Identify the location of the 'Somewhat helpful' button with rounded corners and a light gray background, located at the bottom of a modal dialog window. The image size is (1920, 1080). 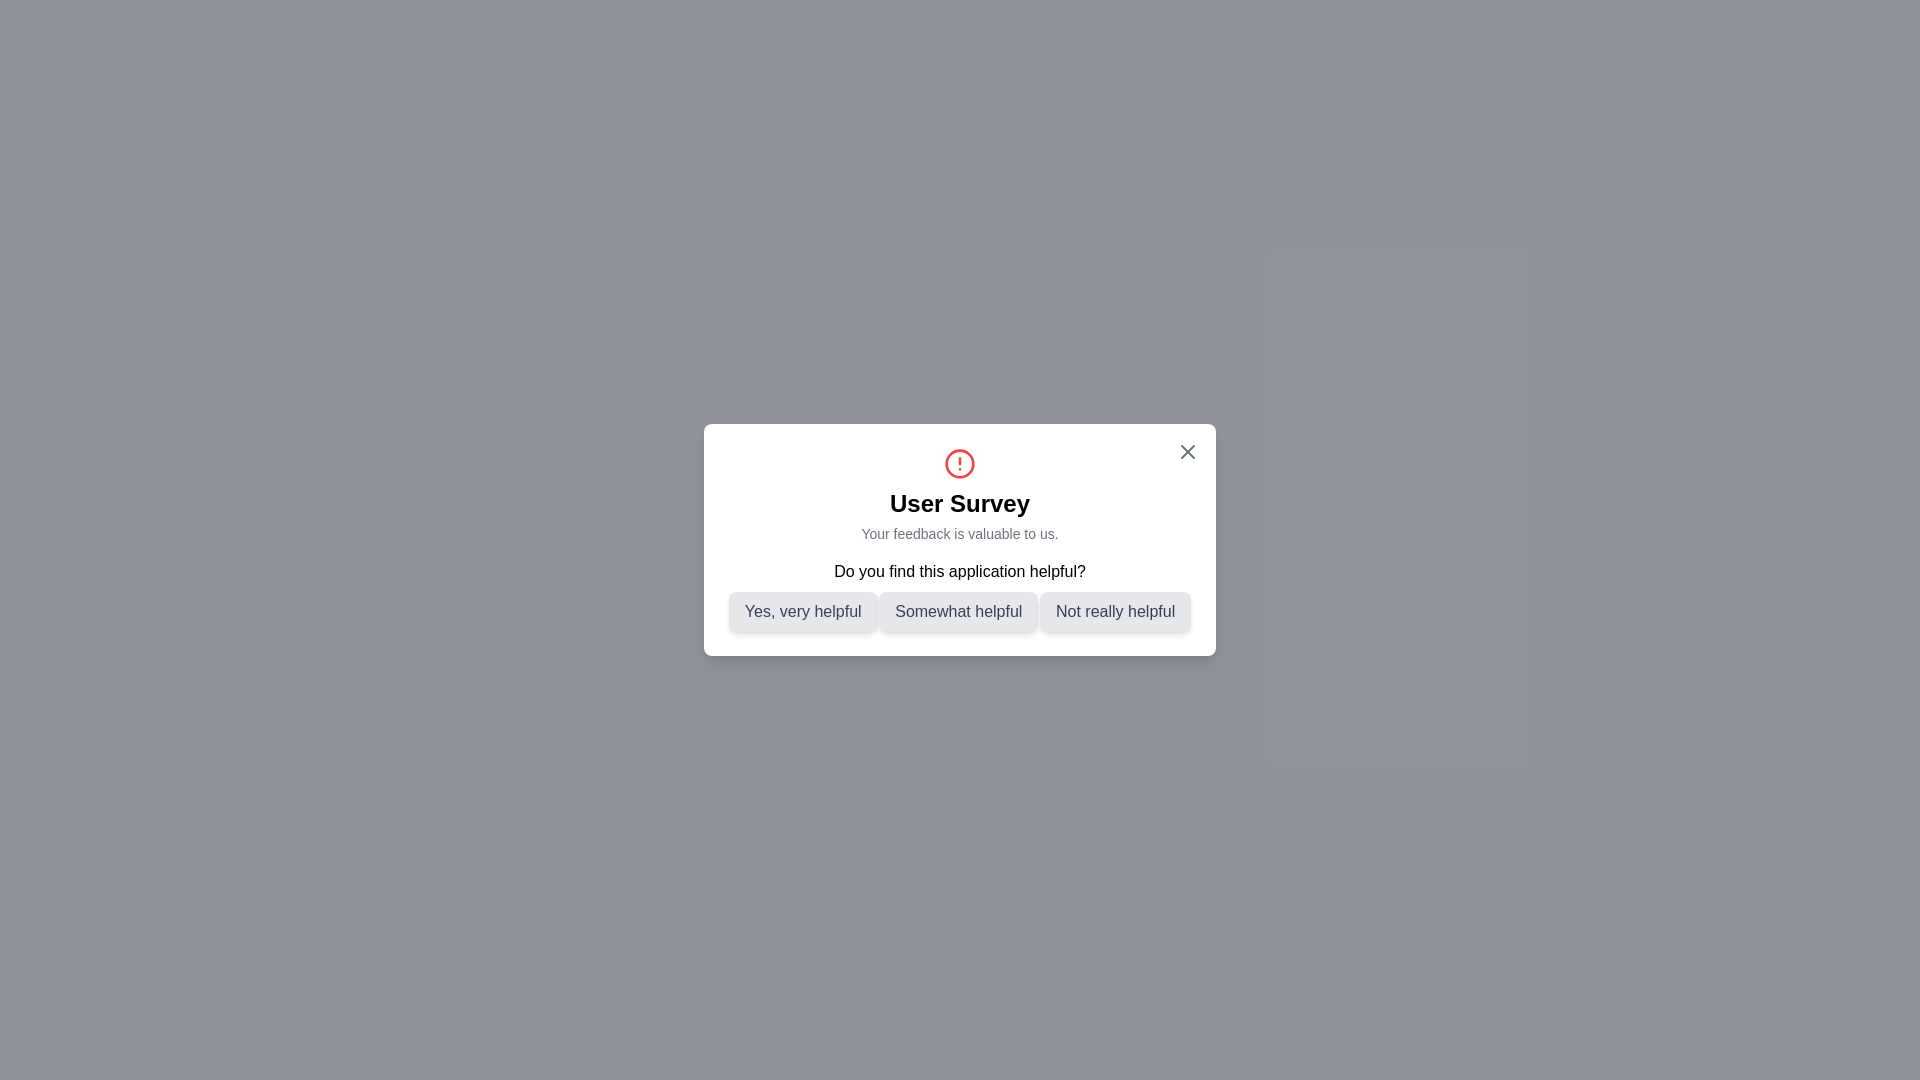
(957, 611).